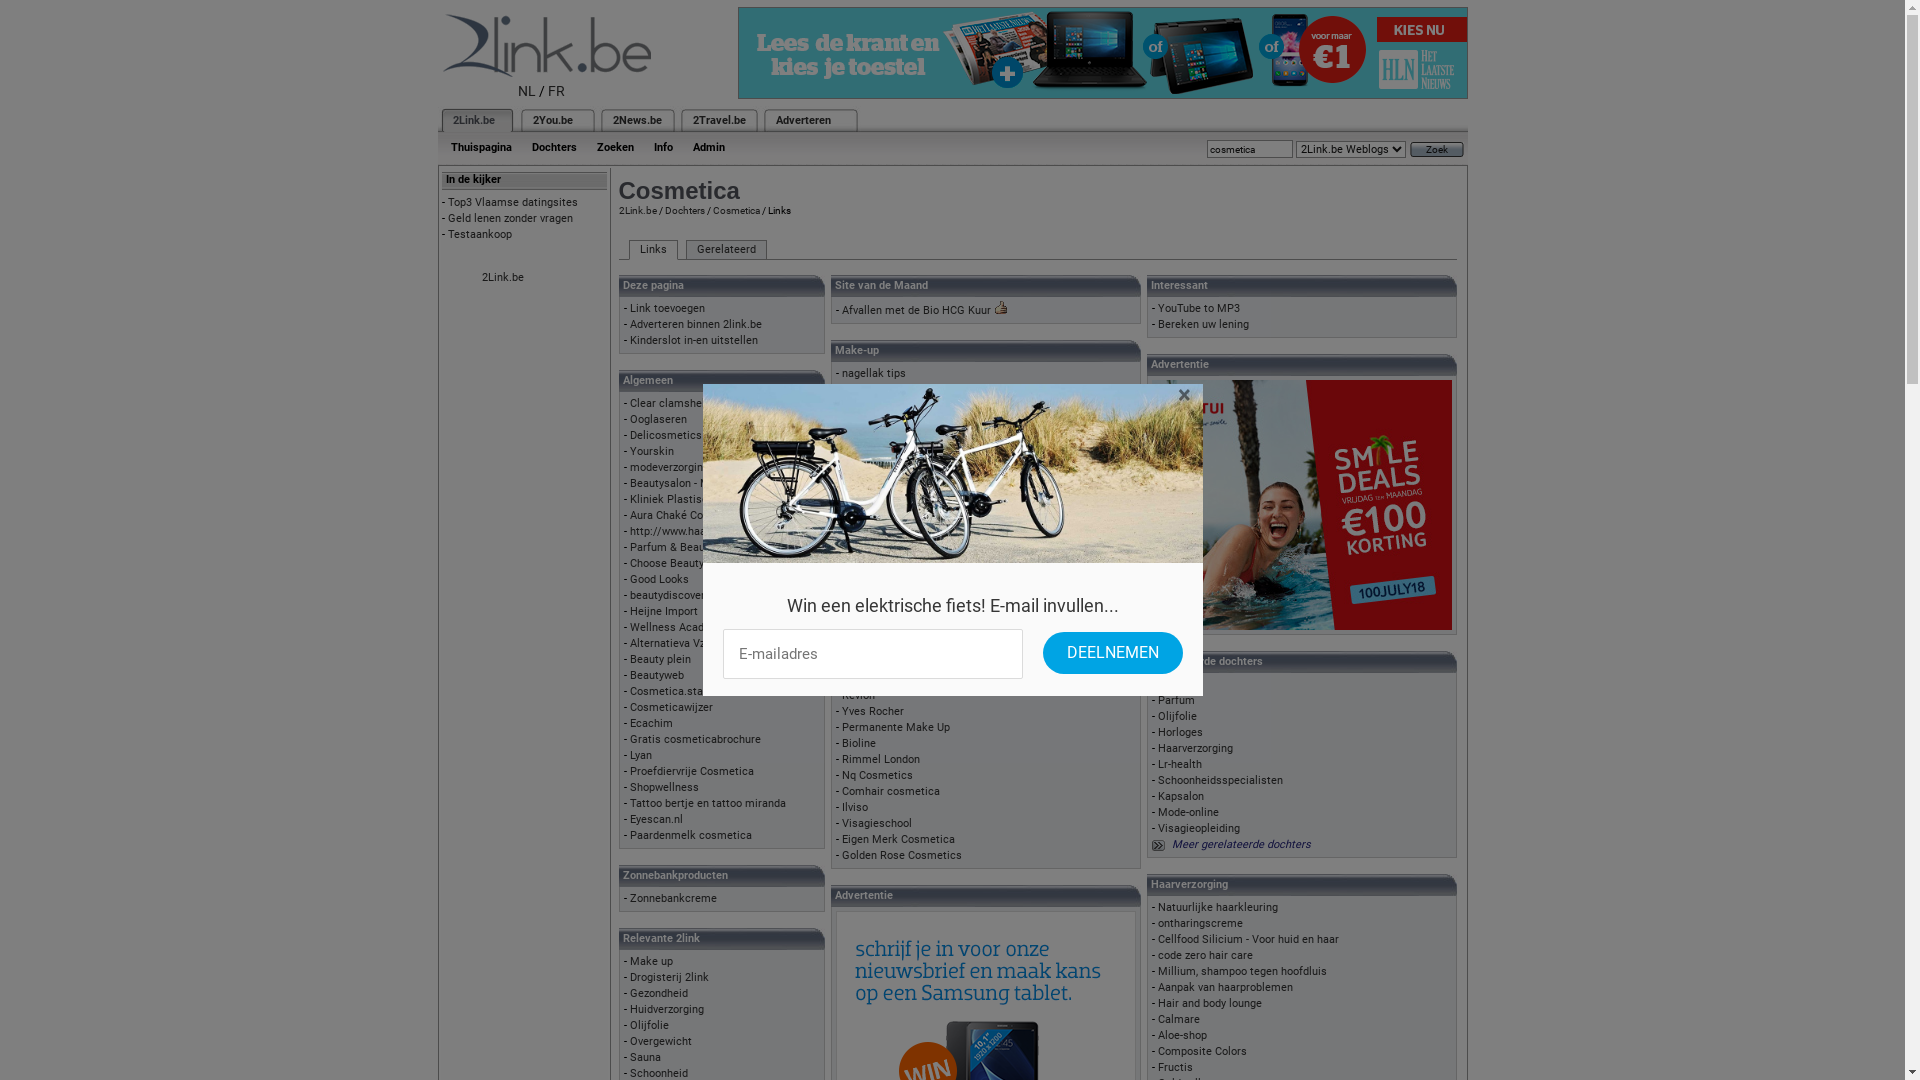 This screenshot has height=1080, width=1920. What do you see at coordinates (628, 610) in the screenshot?
I see `'Heijne Import'` at bounding box center [628, 610].